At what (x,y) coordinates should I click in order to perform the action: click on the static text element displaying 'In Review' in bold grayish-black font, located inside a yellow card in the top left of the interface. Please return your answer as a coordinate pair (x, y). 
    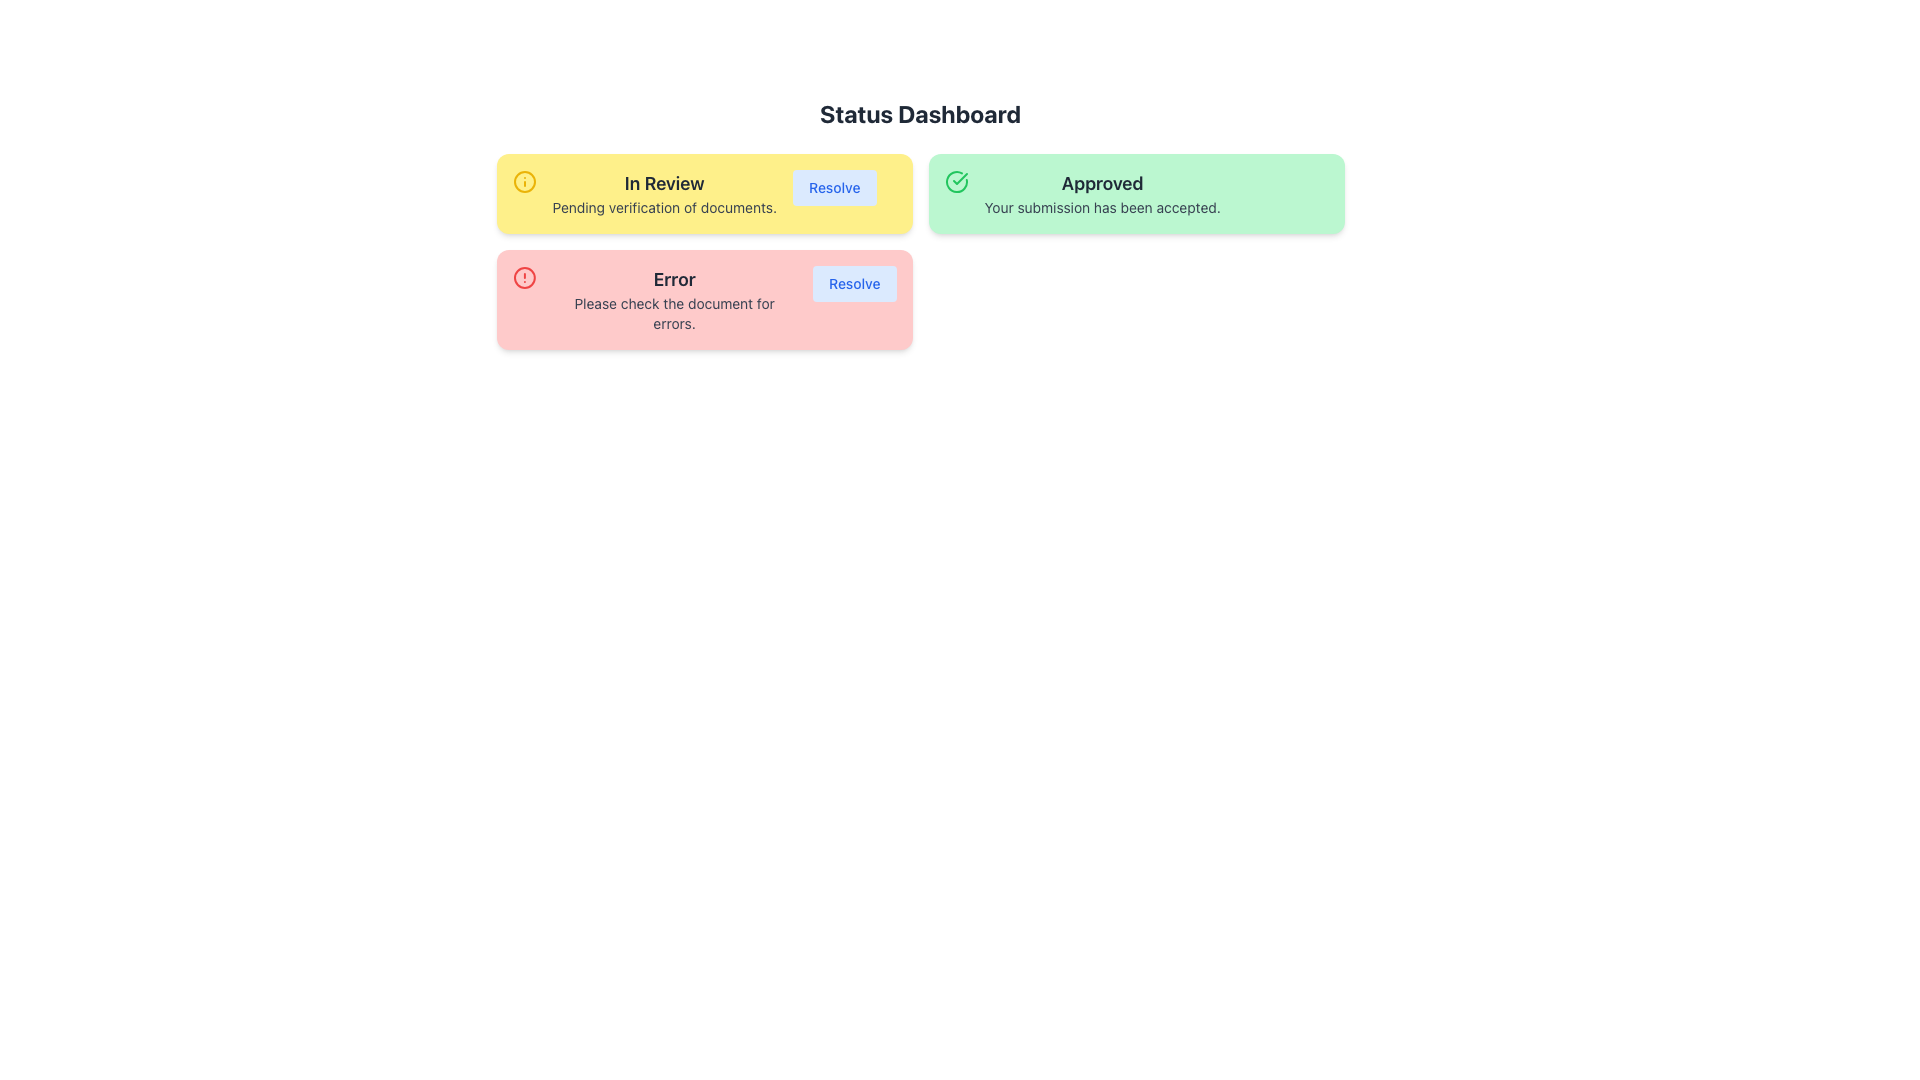
    Looking at the image, I should click on (664, 184).